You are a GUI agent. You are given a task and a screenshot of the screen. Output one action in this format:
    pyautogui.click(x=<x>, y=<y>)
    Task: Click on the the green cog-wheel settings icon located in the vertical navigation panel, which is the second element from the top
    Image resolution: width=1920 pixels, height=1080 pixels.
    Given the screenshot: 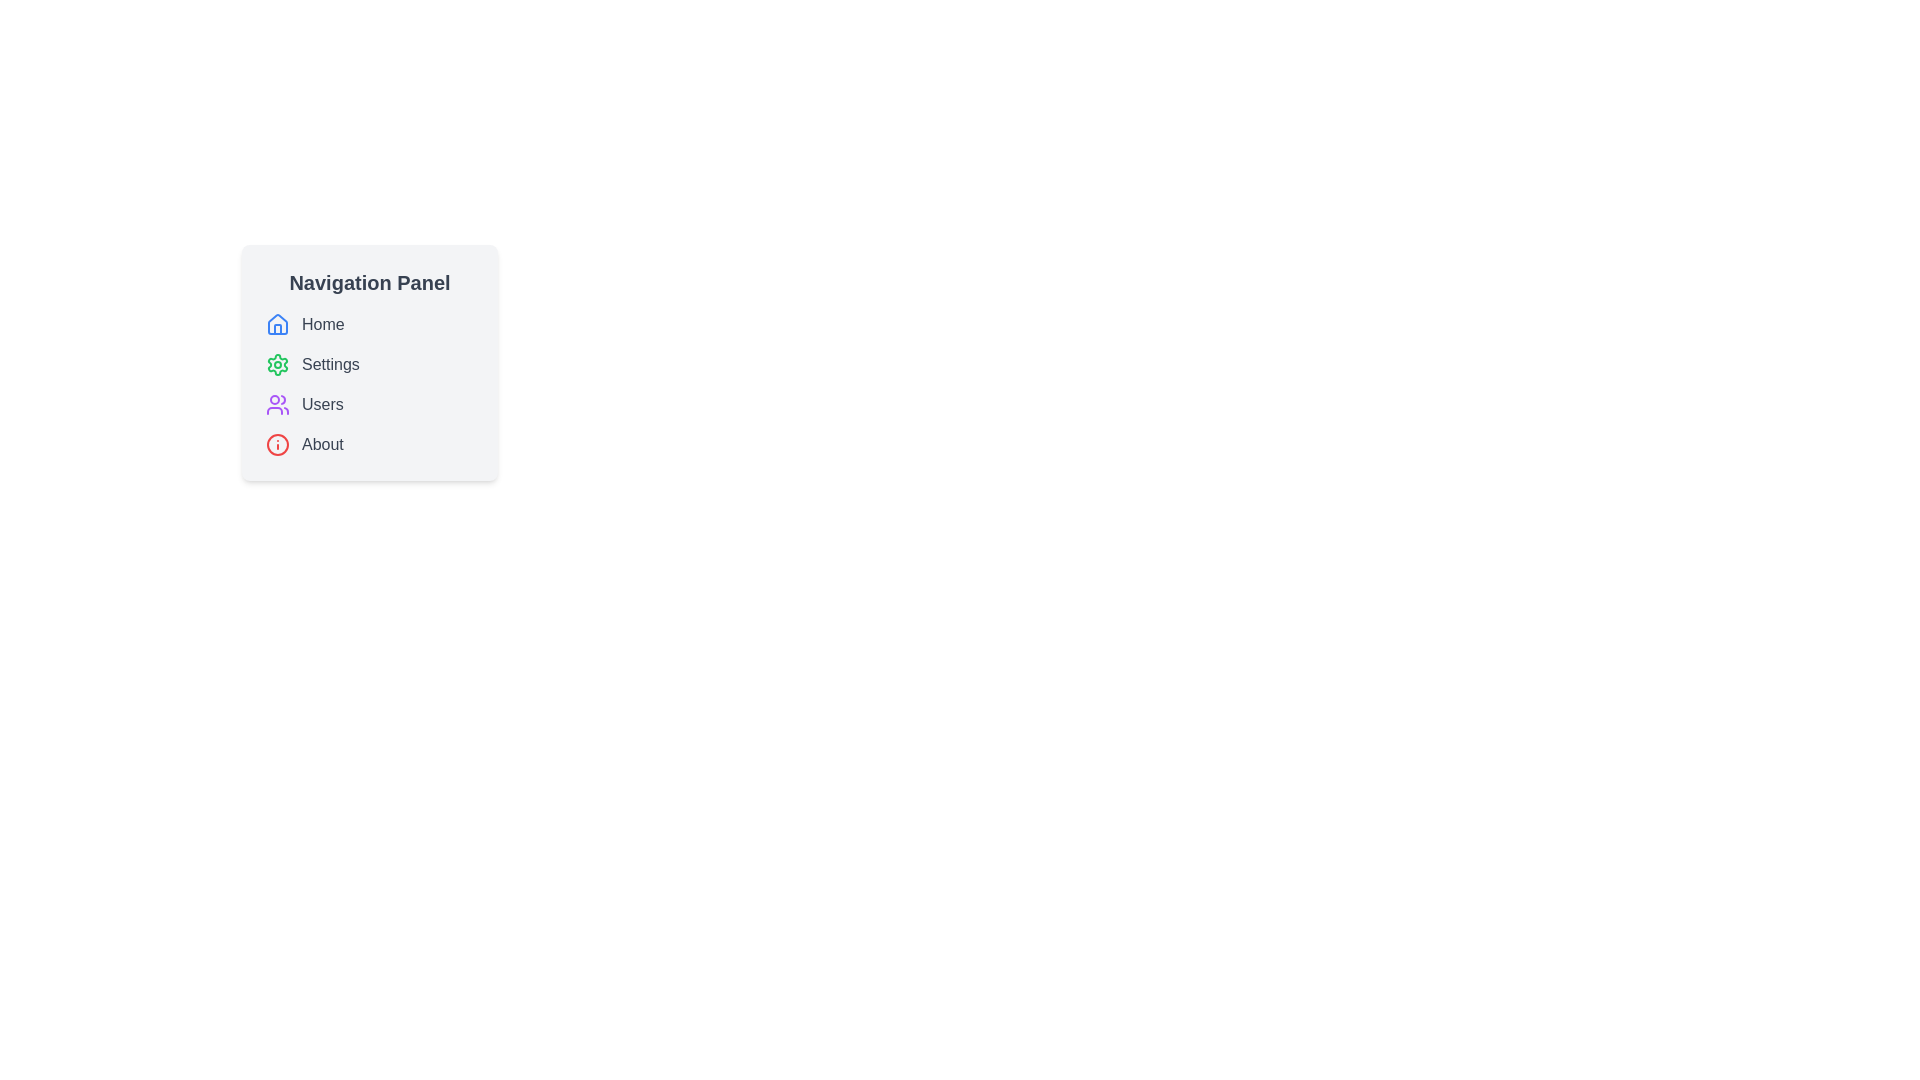 What is the action you would take?
    pyautogui.click(x=277, y=365)
    